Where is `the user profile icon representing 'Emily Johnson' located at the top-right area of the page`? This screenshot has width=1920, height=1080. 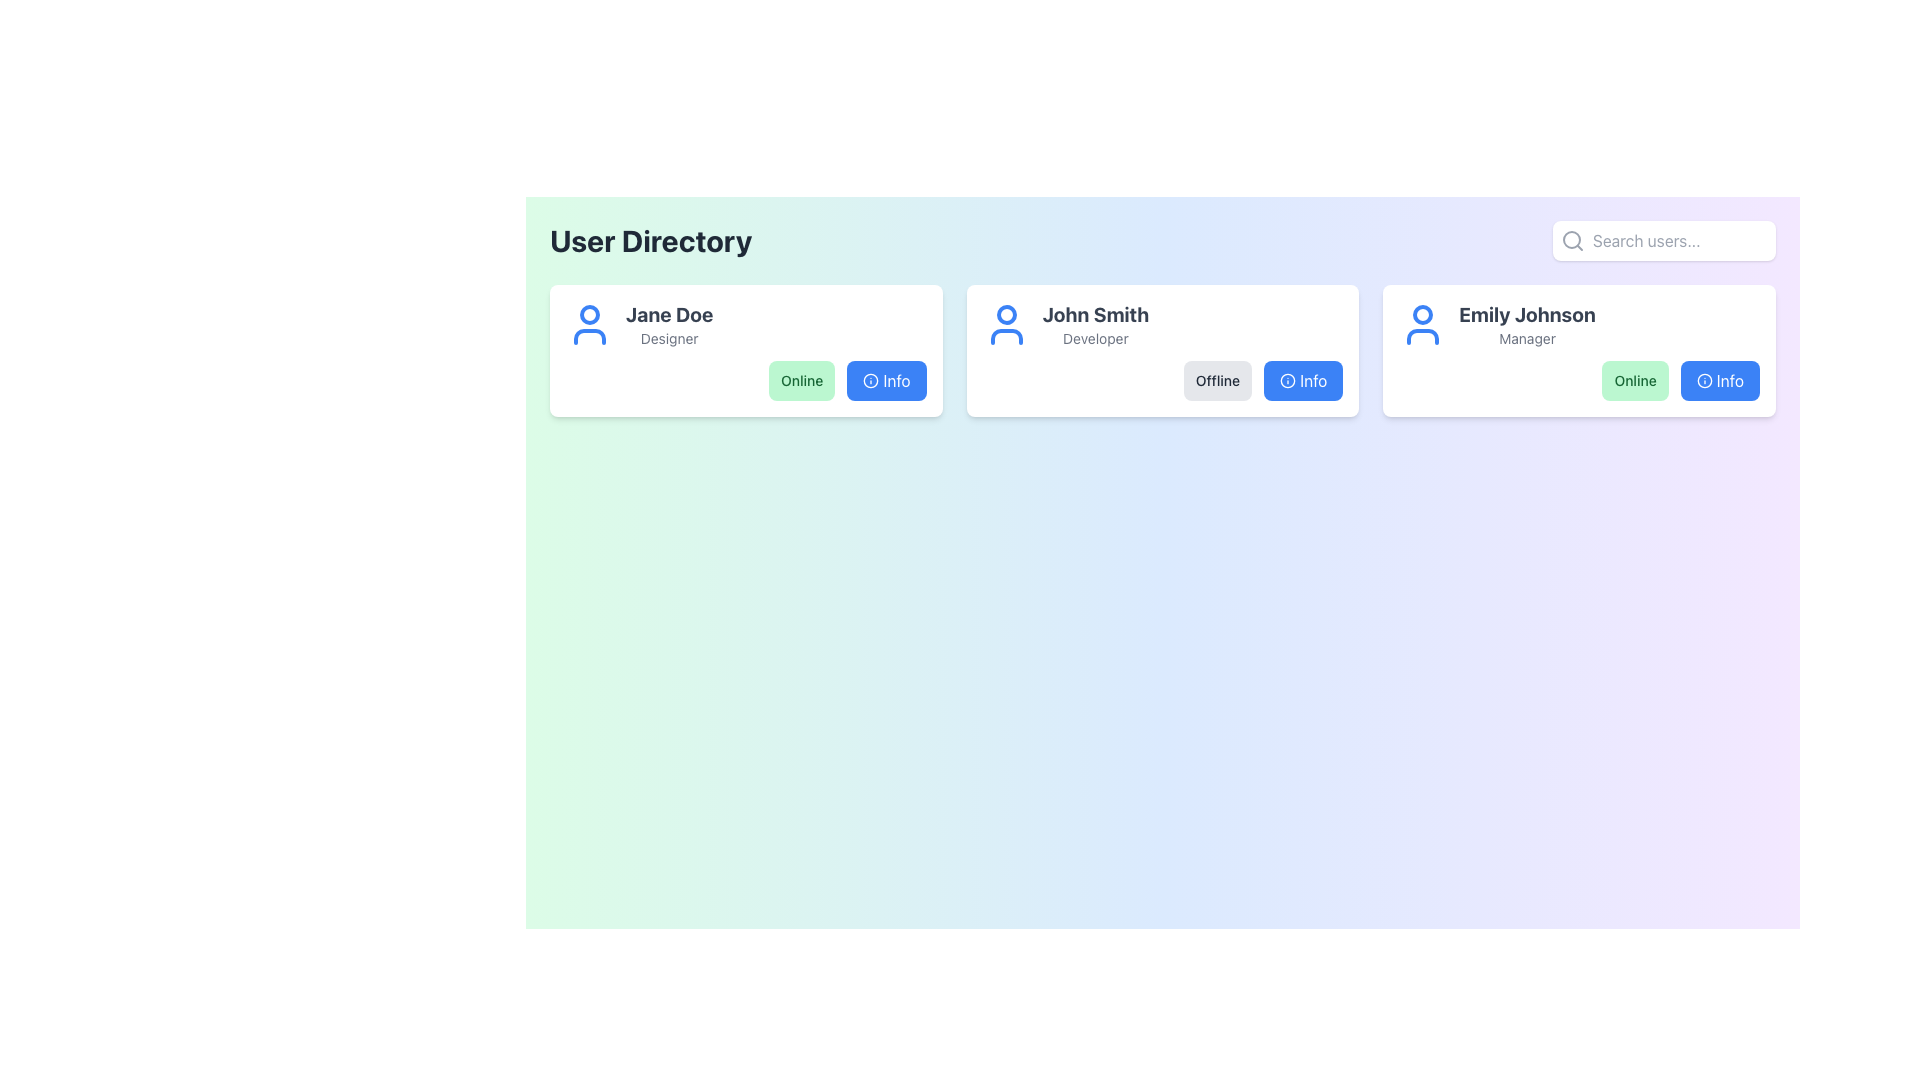
the user profile icon representing 'Emily Johnson' located at the top-right area of the page is located at coordinates (1422, 323).